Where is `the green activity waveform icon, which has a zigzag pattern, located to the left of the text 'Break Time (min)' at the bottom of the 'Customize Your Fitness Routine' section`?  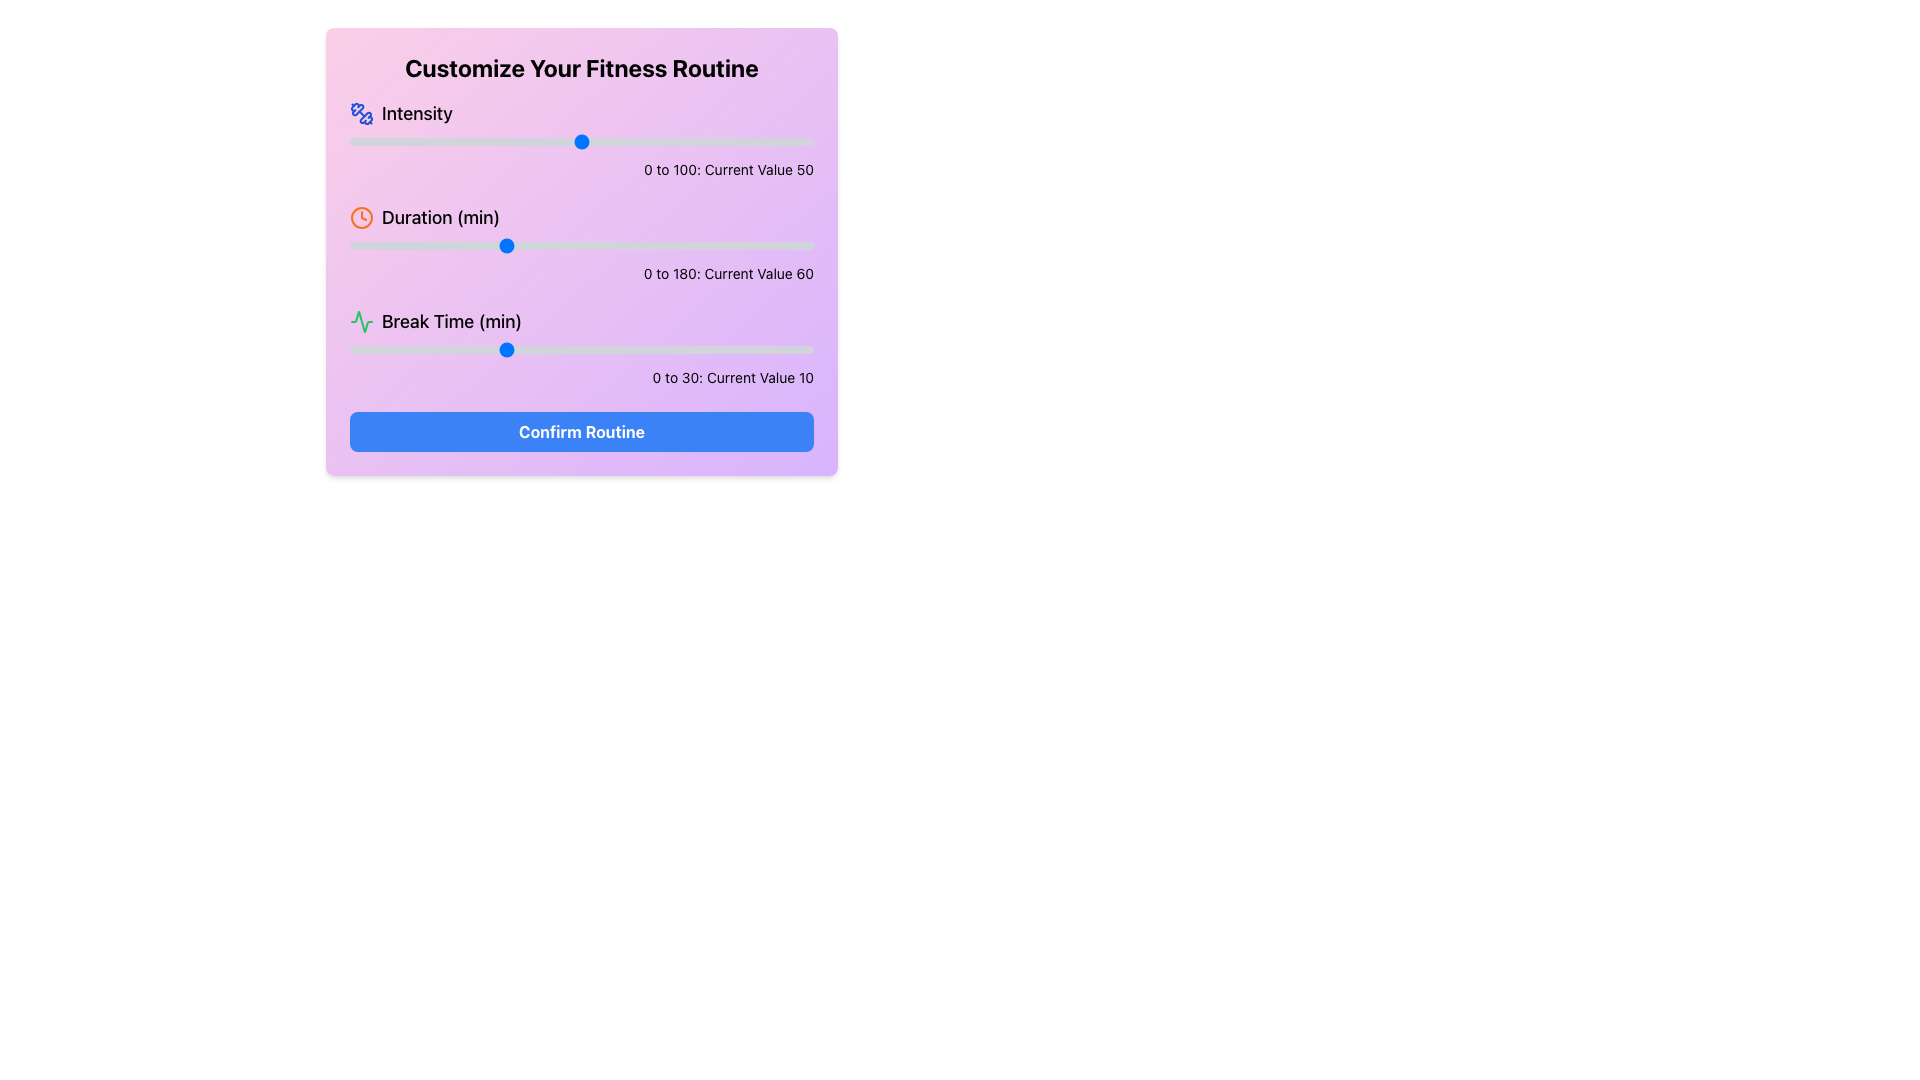 the green activity waveform icon, which has a zigzag pattern, located to the left of the text 'Break Time (min)' at the bottom of the 'Customize Your Fitness Routine' section is located at coordinates (361, 320).